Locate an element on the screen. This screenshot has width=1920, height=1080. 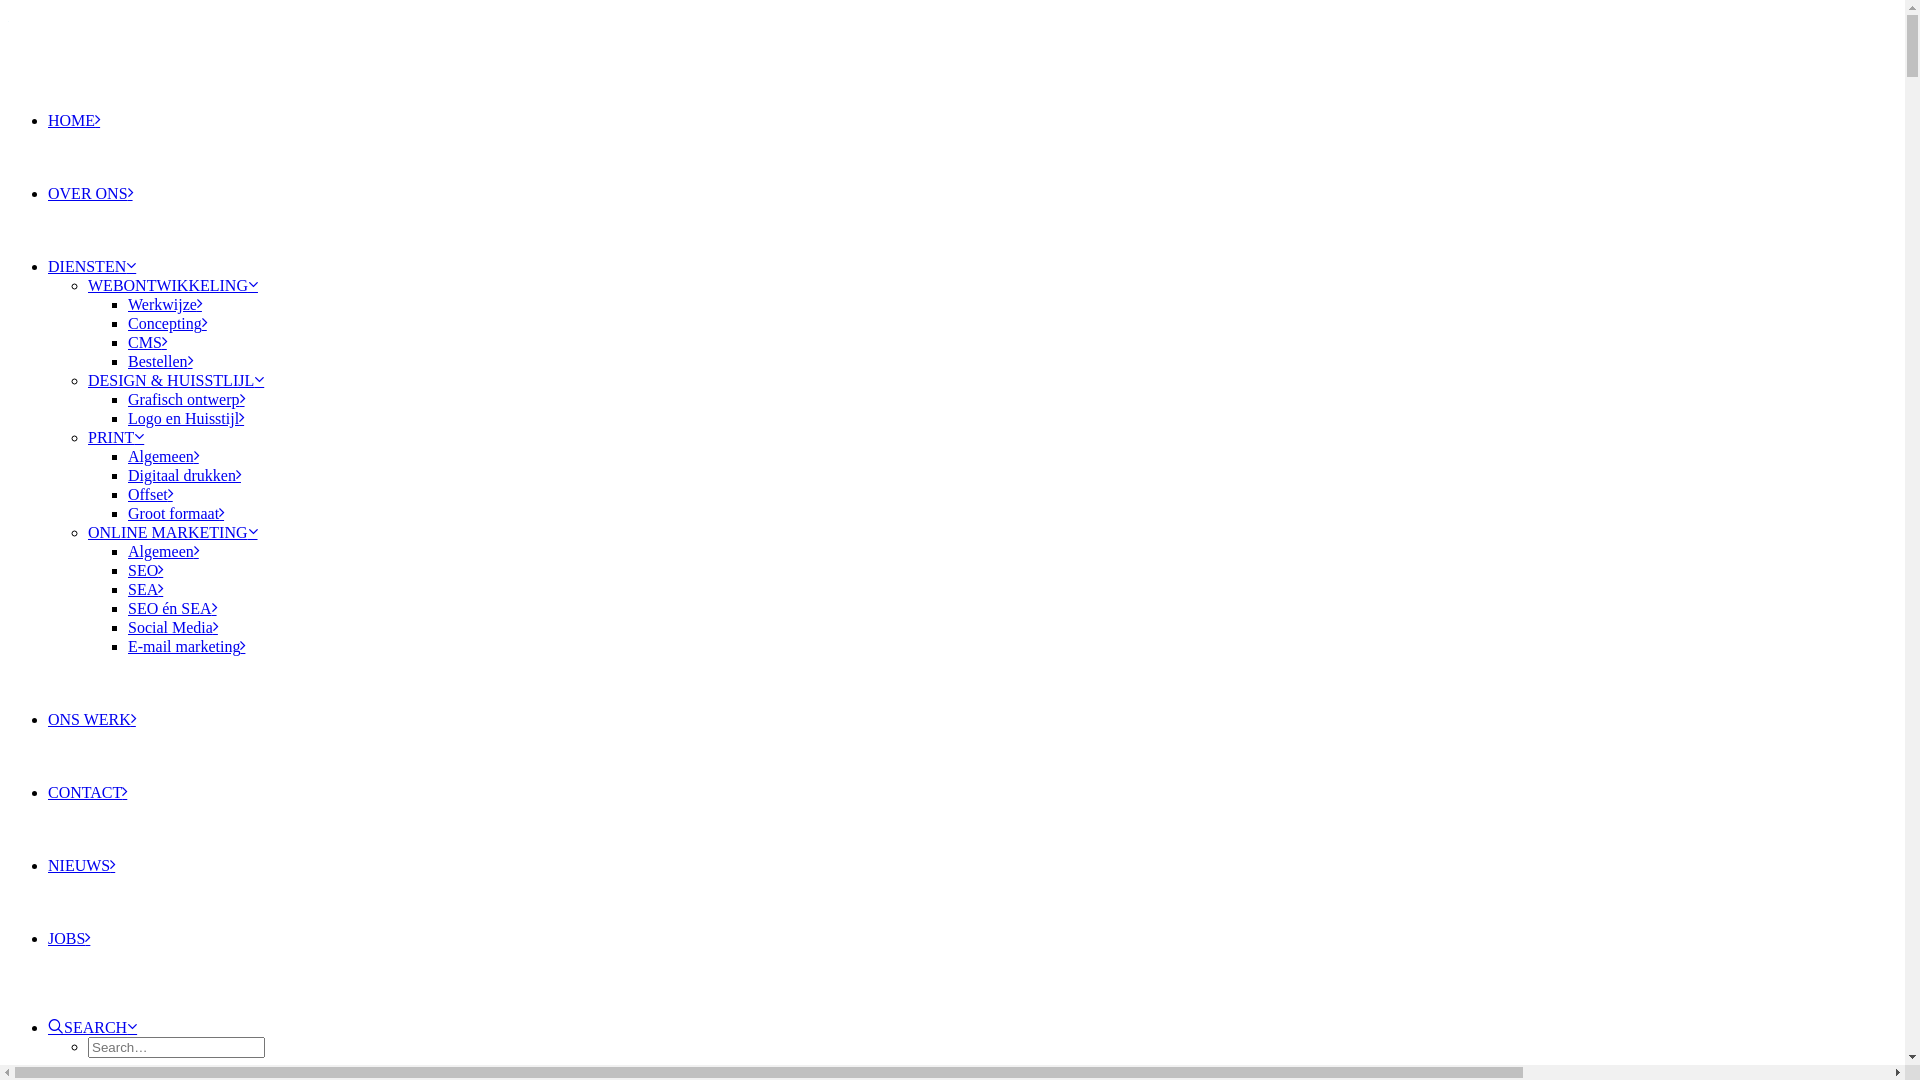
'ONLINE MARKETING' is located at coordinates (172, 531).